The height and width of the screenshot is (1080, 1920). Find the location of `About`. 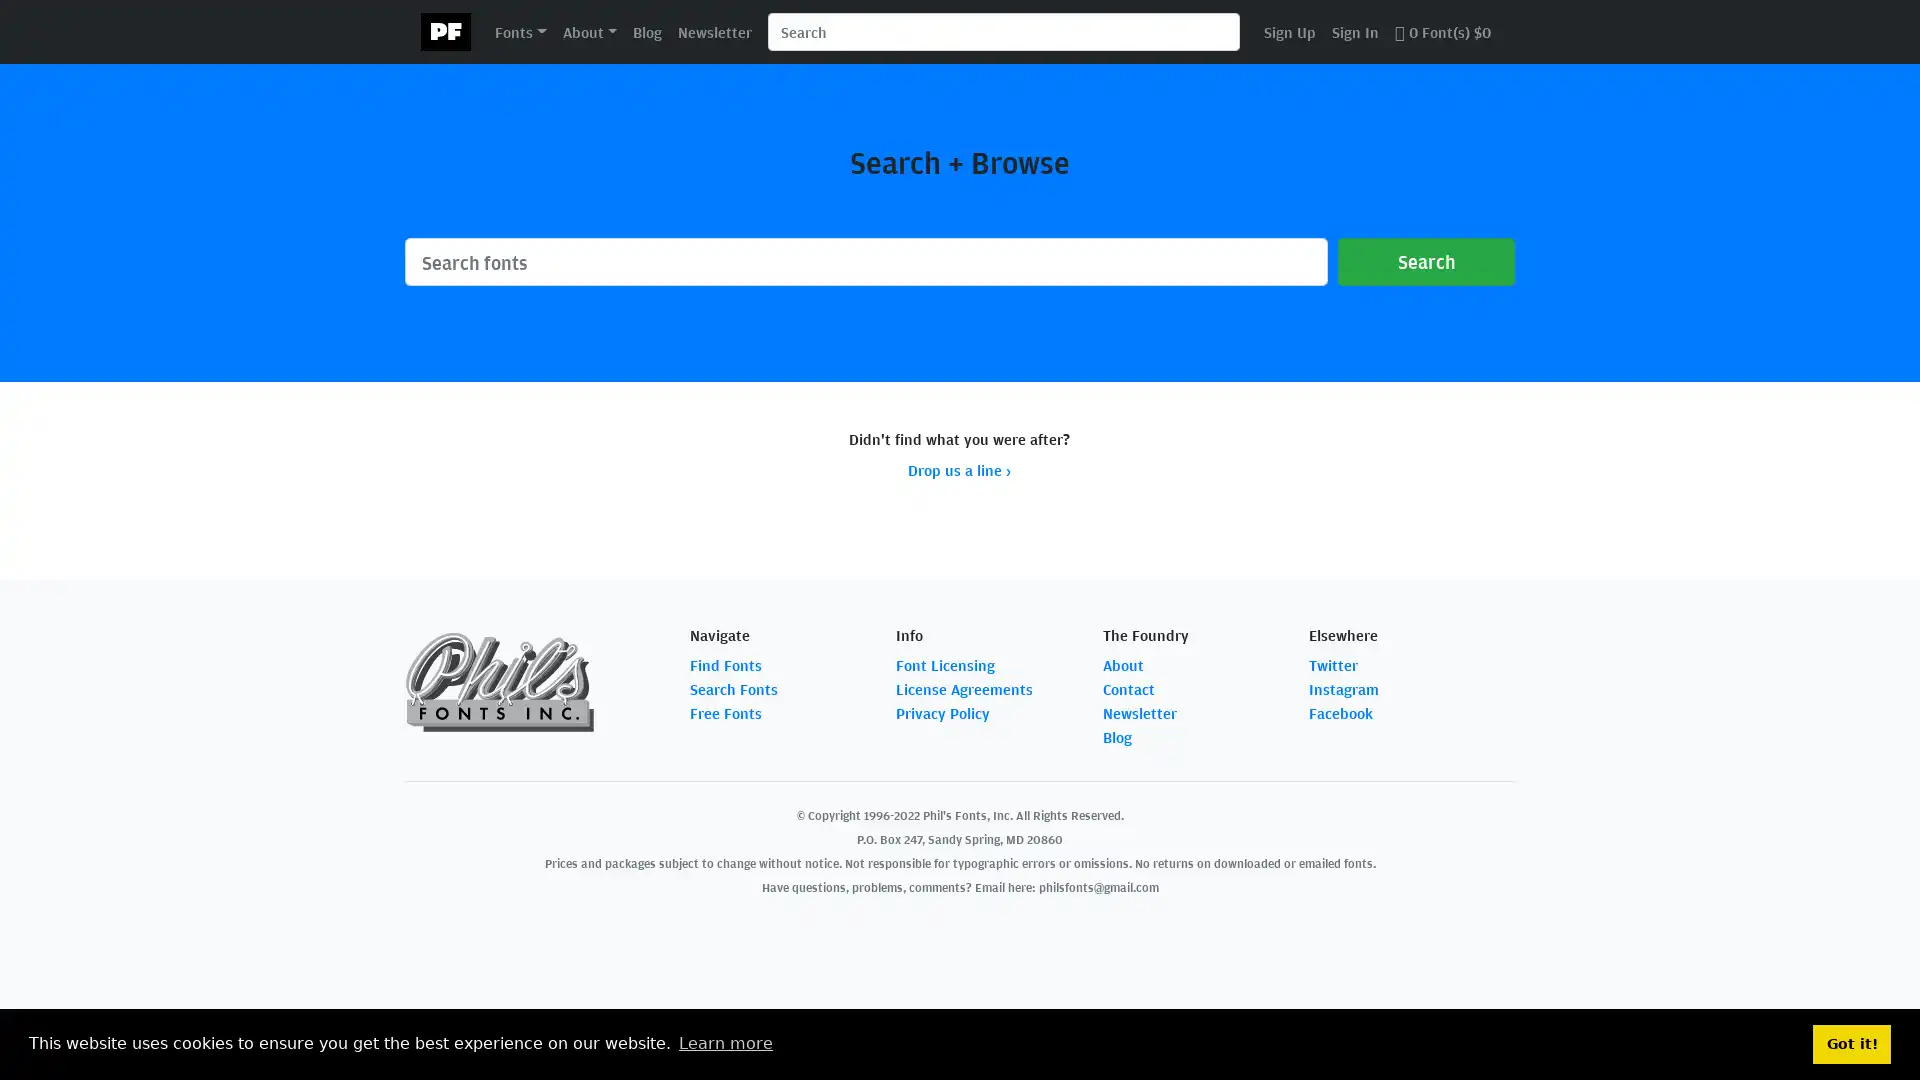

About is located at coordinates (588, 30).